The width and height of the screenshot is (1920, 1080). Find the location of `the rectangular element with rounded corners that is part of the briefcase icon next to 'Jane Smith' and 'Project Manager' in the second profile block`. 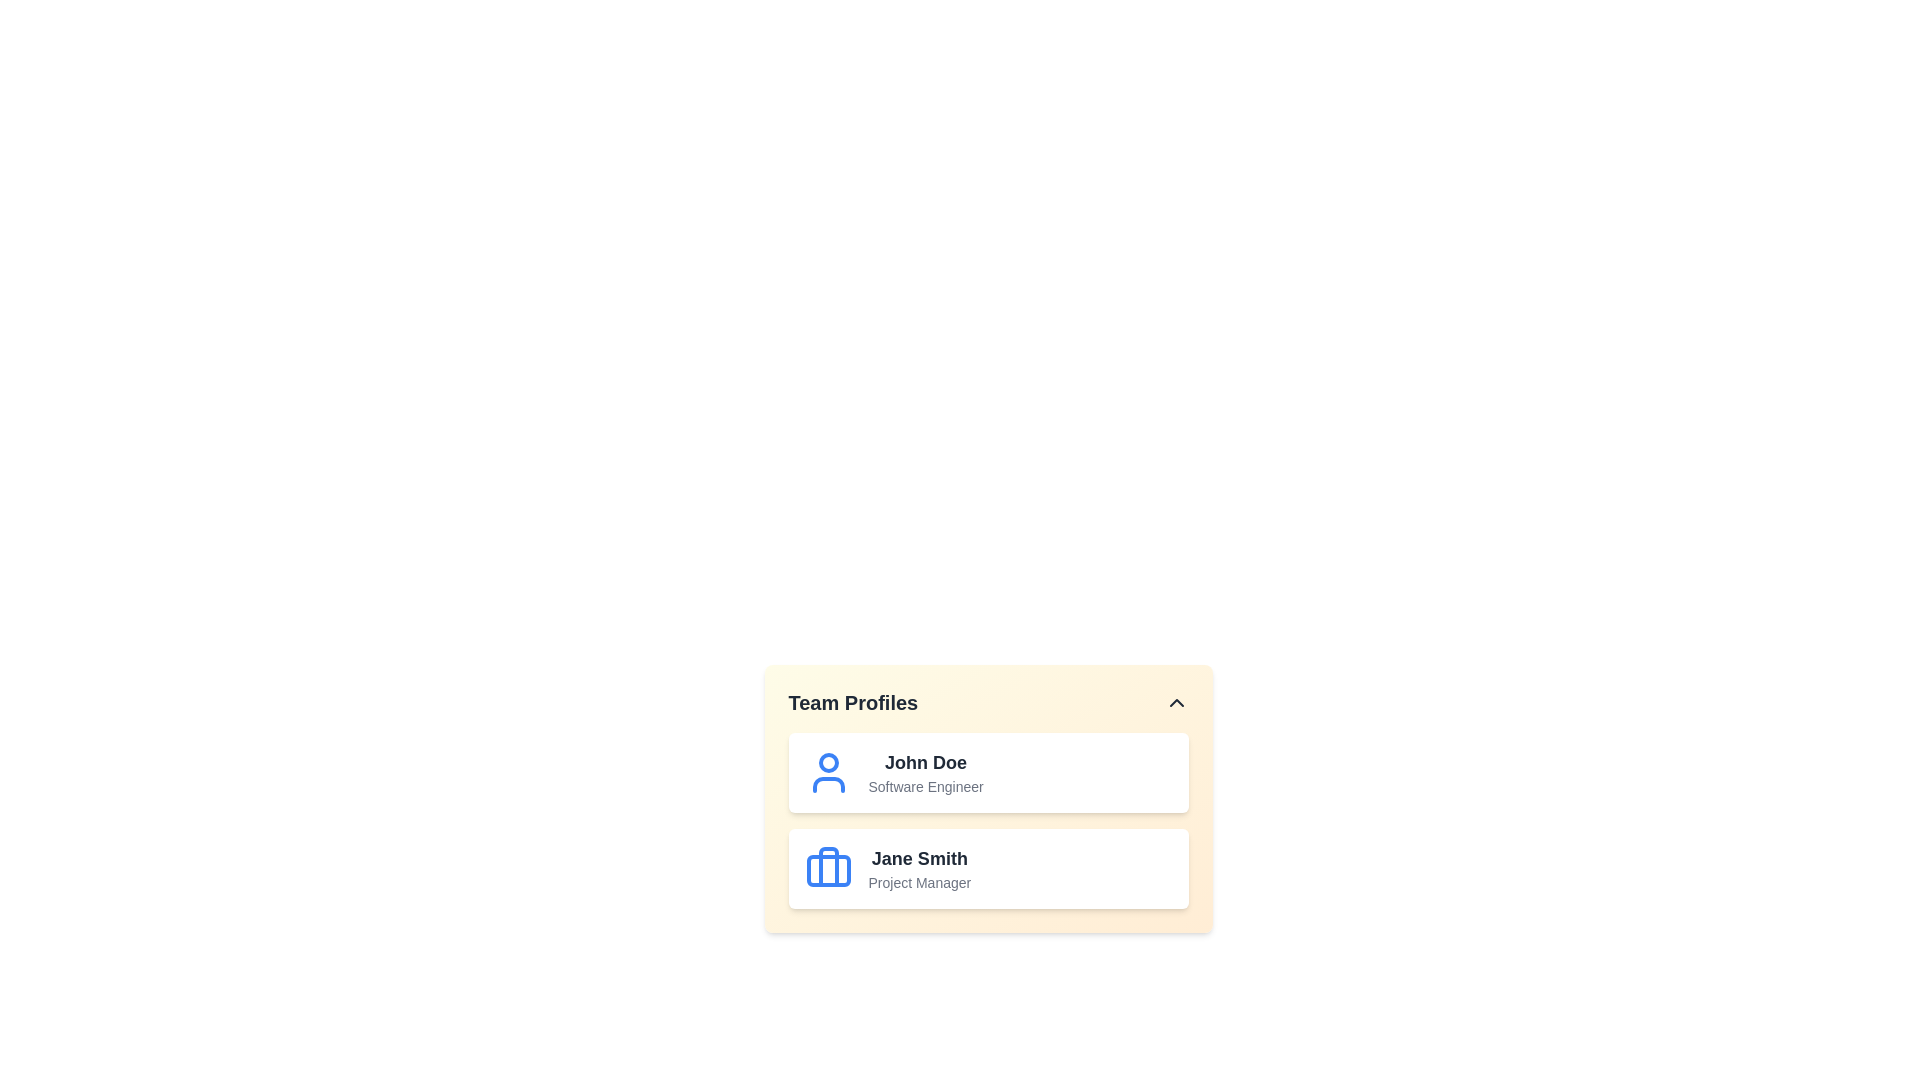

the rectangular element with rounded corners that is part of the briefcase icon next to 'Jane Smith' and 'Project Manager' in the second profile block is located at coordinates (828, 870).